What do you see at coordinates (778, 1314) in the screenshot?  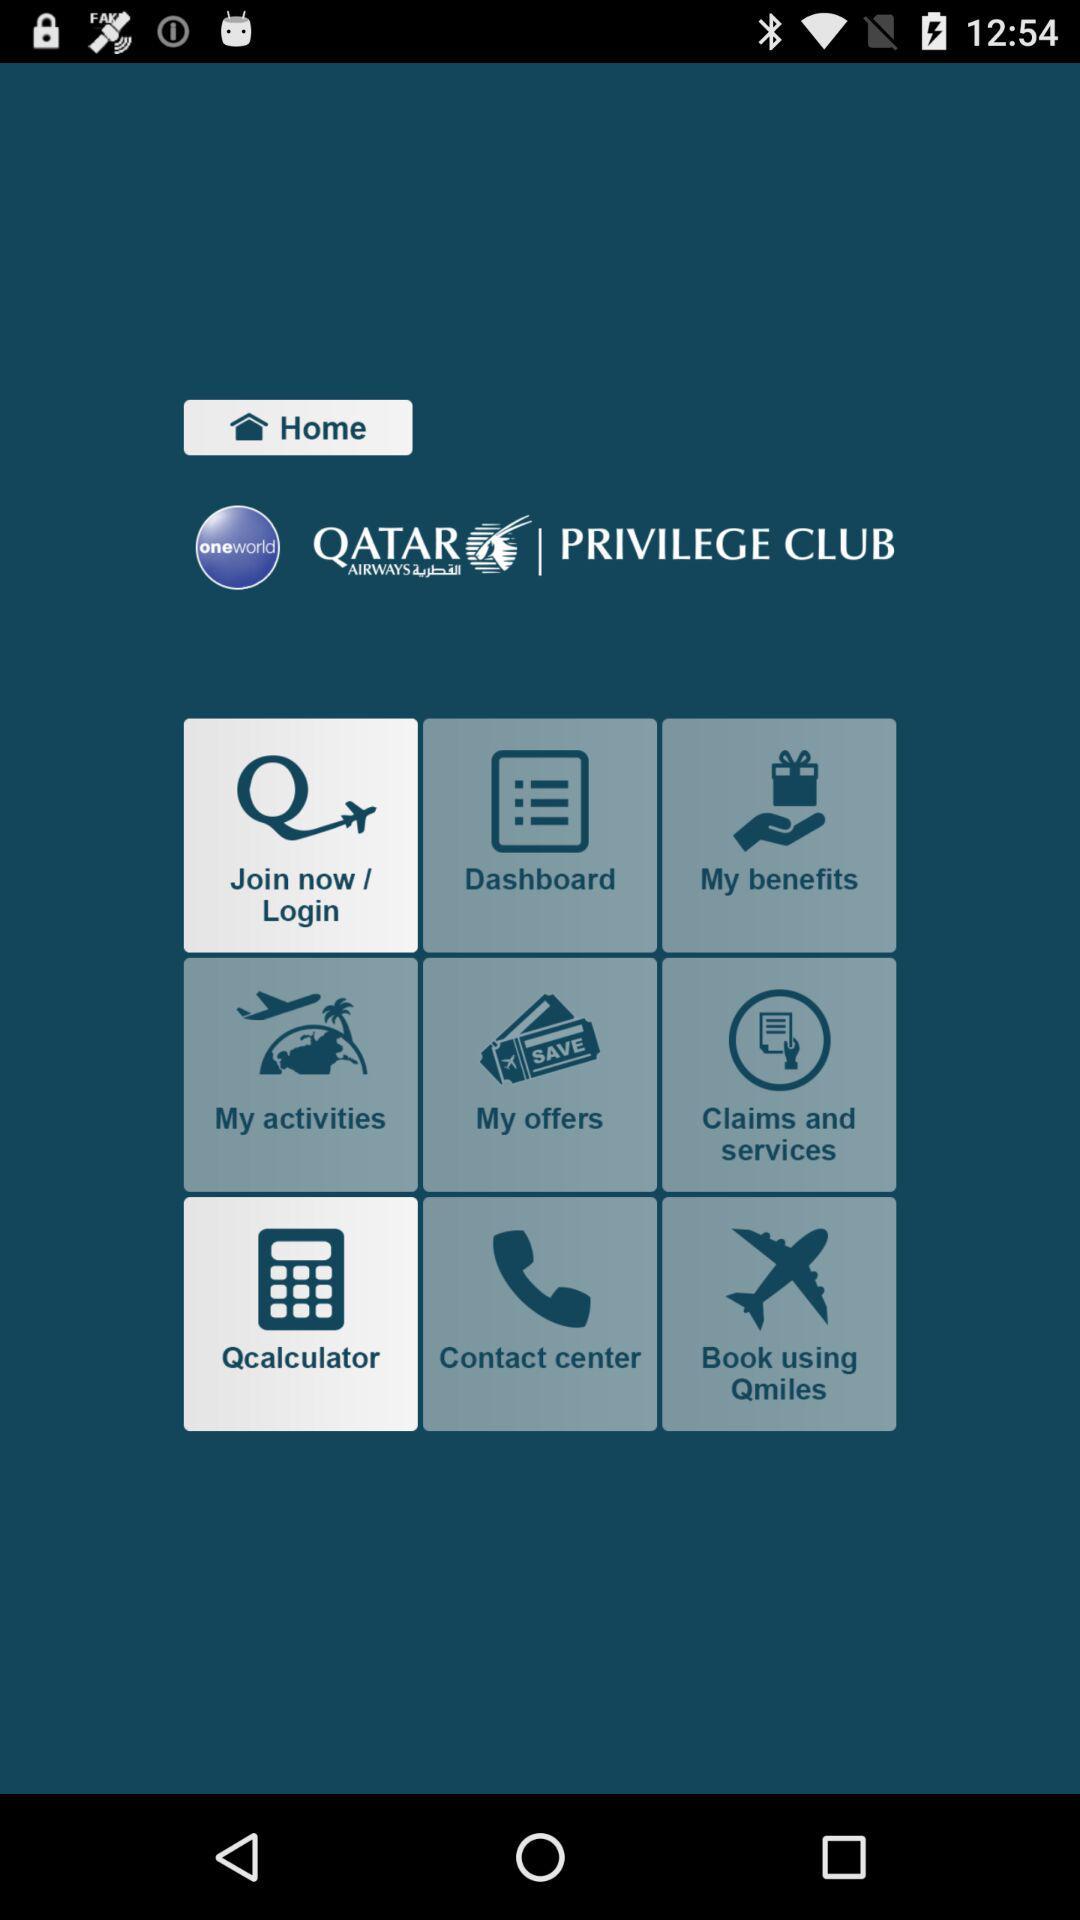 I see `book flights` at bounding box center [778, 1314].